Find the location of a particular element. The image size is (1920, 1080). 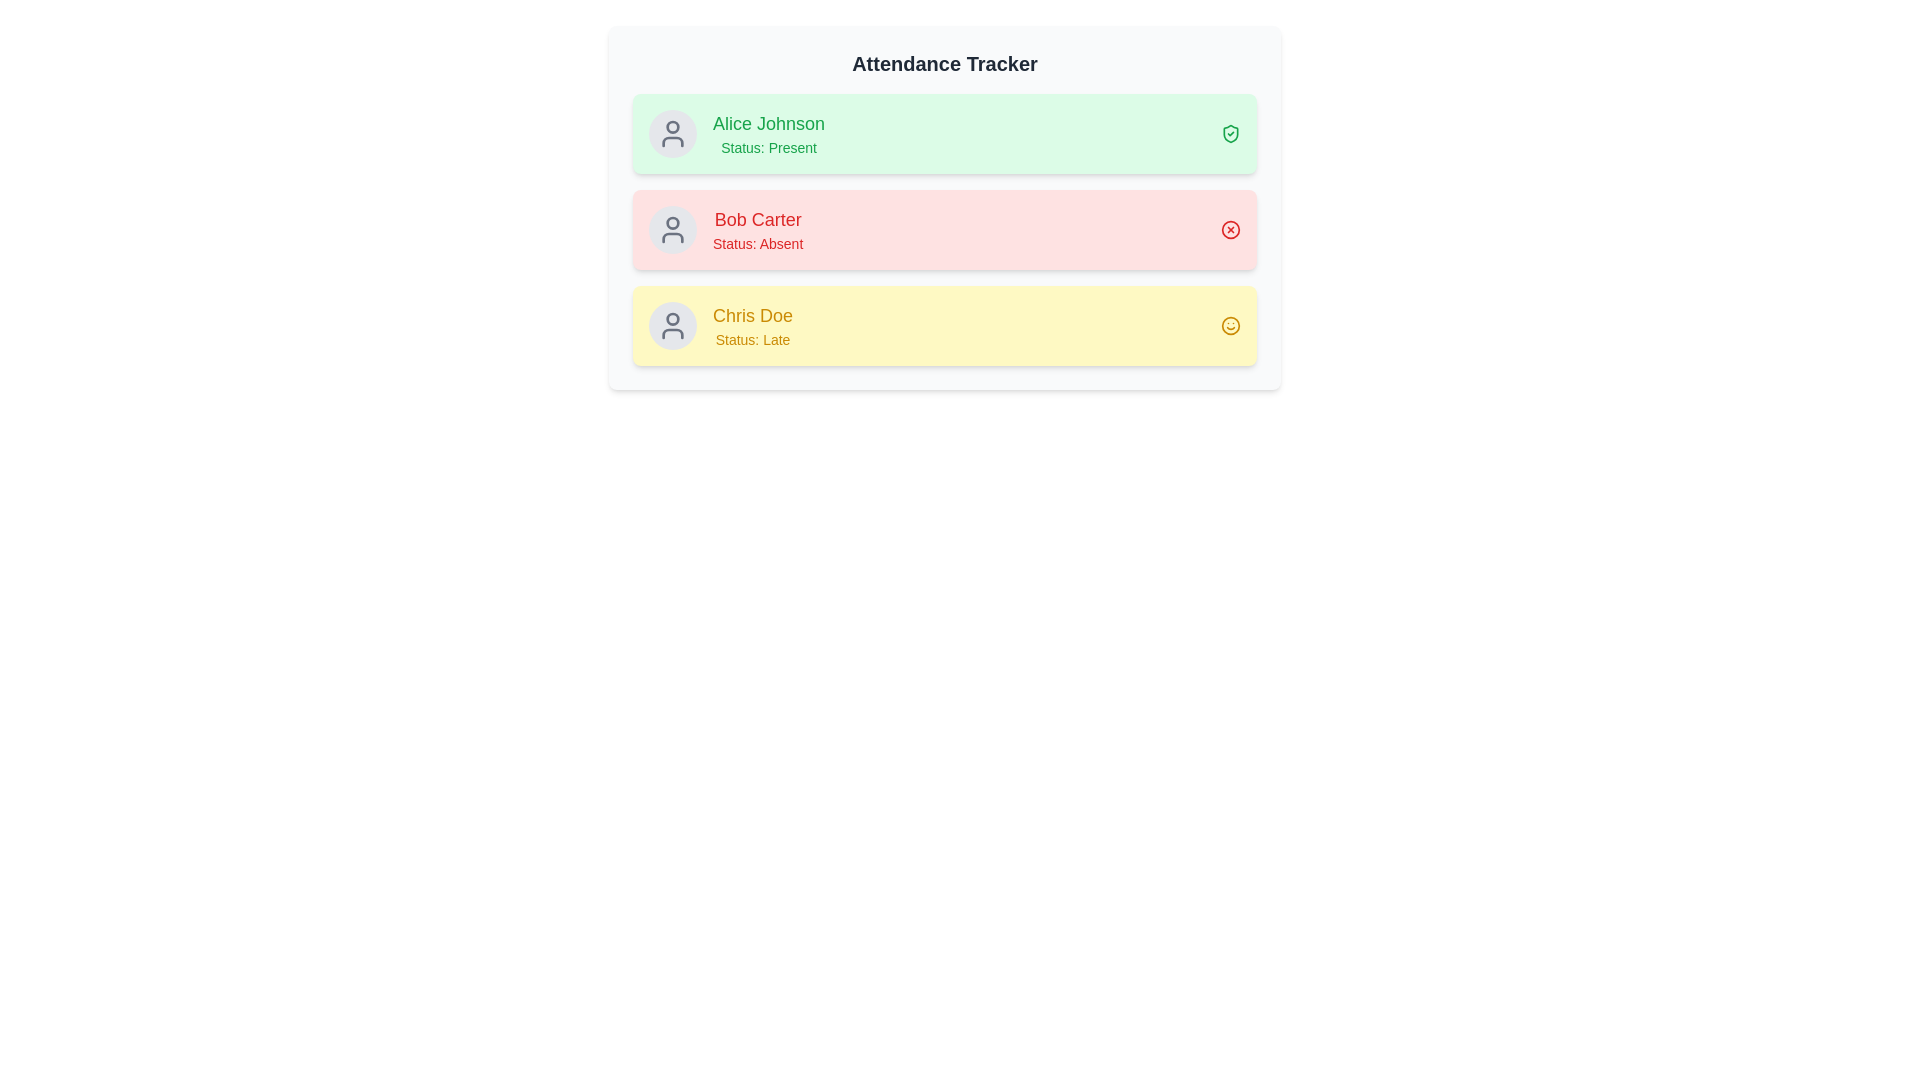

the vector graphic circle representing the user icon for Chris Doe, which is positioned at the top of the icon is located at coordinates (672, 318).